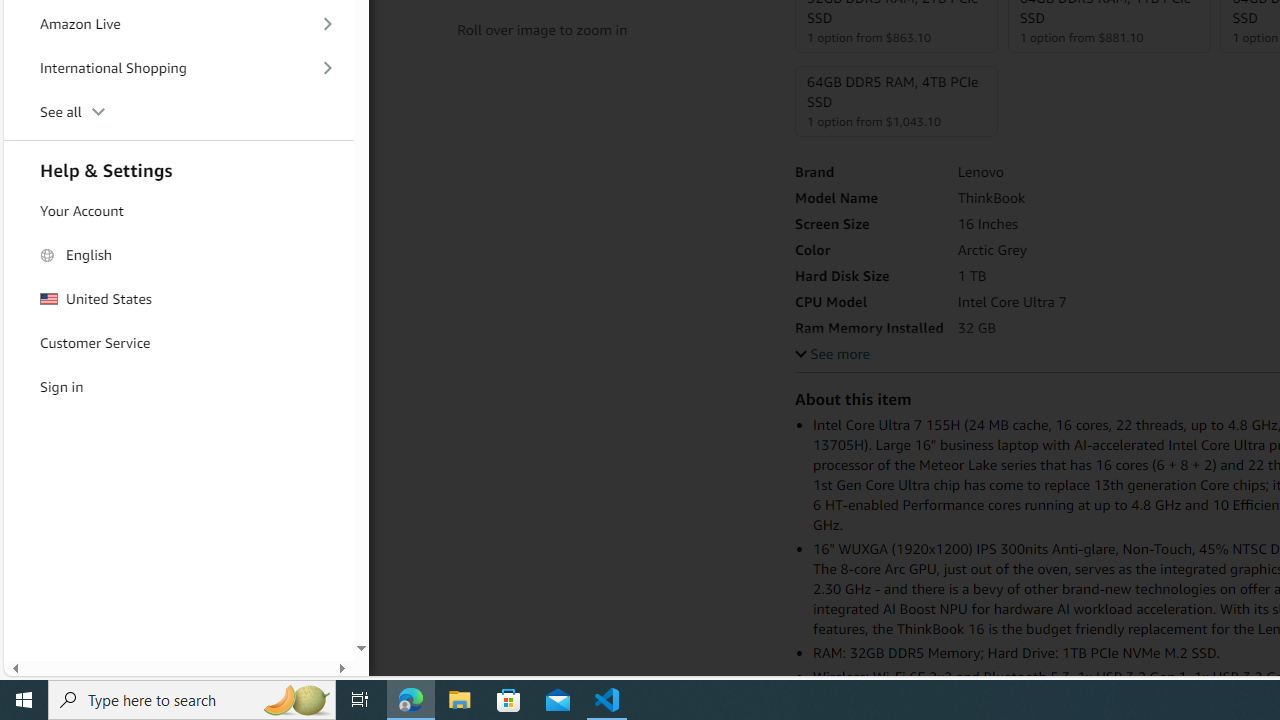 Image resolution: width=1280 pixels, height=720 pixels. I want to click on 'Amazon Live', so click(179, 23).